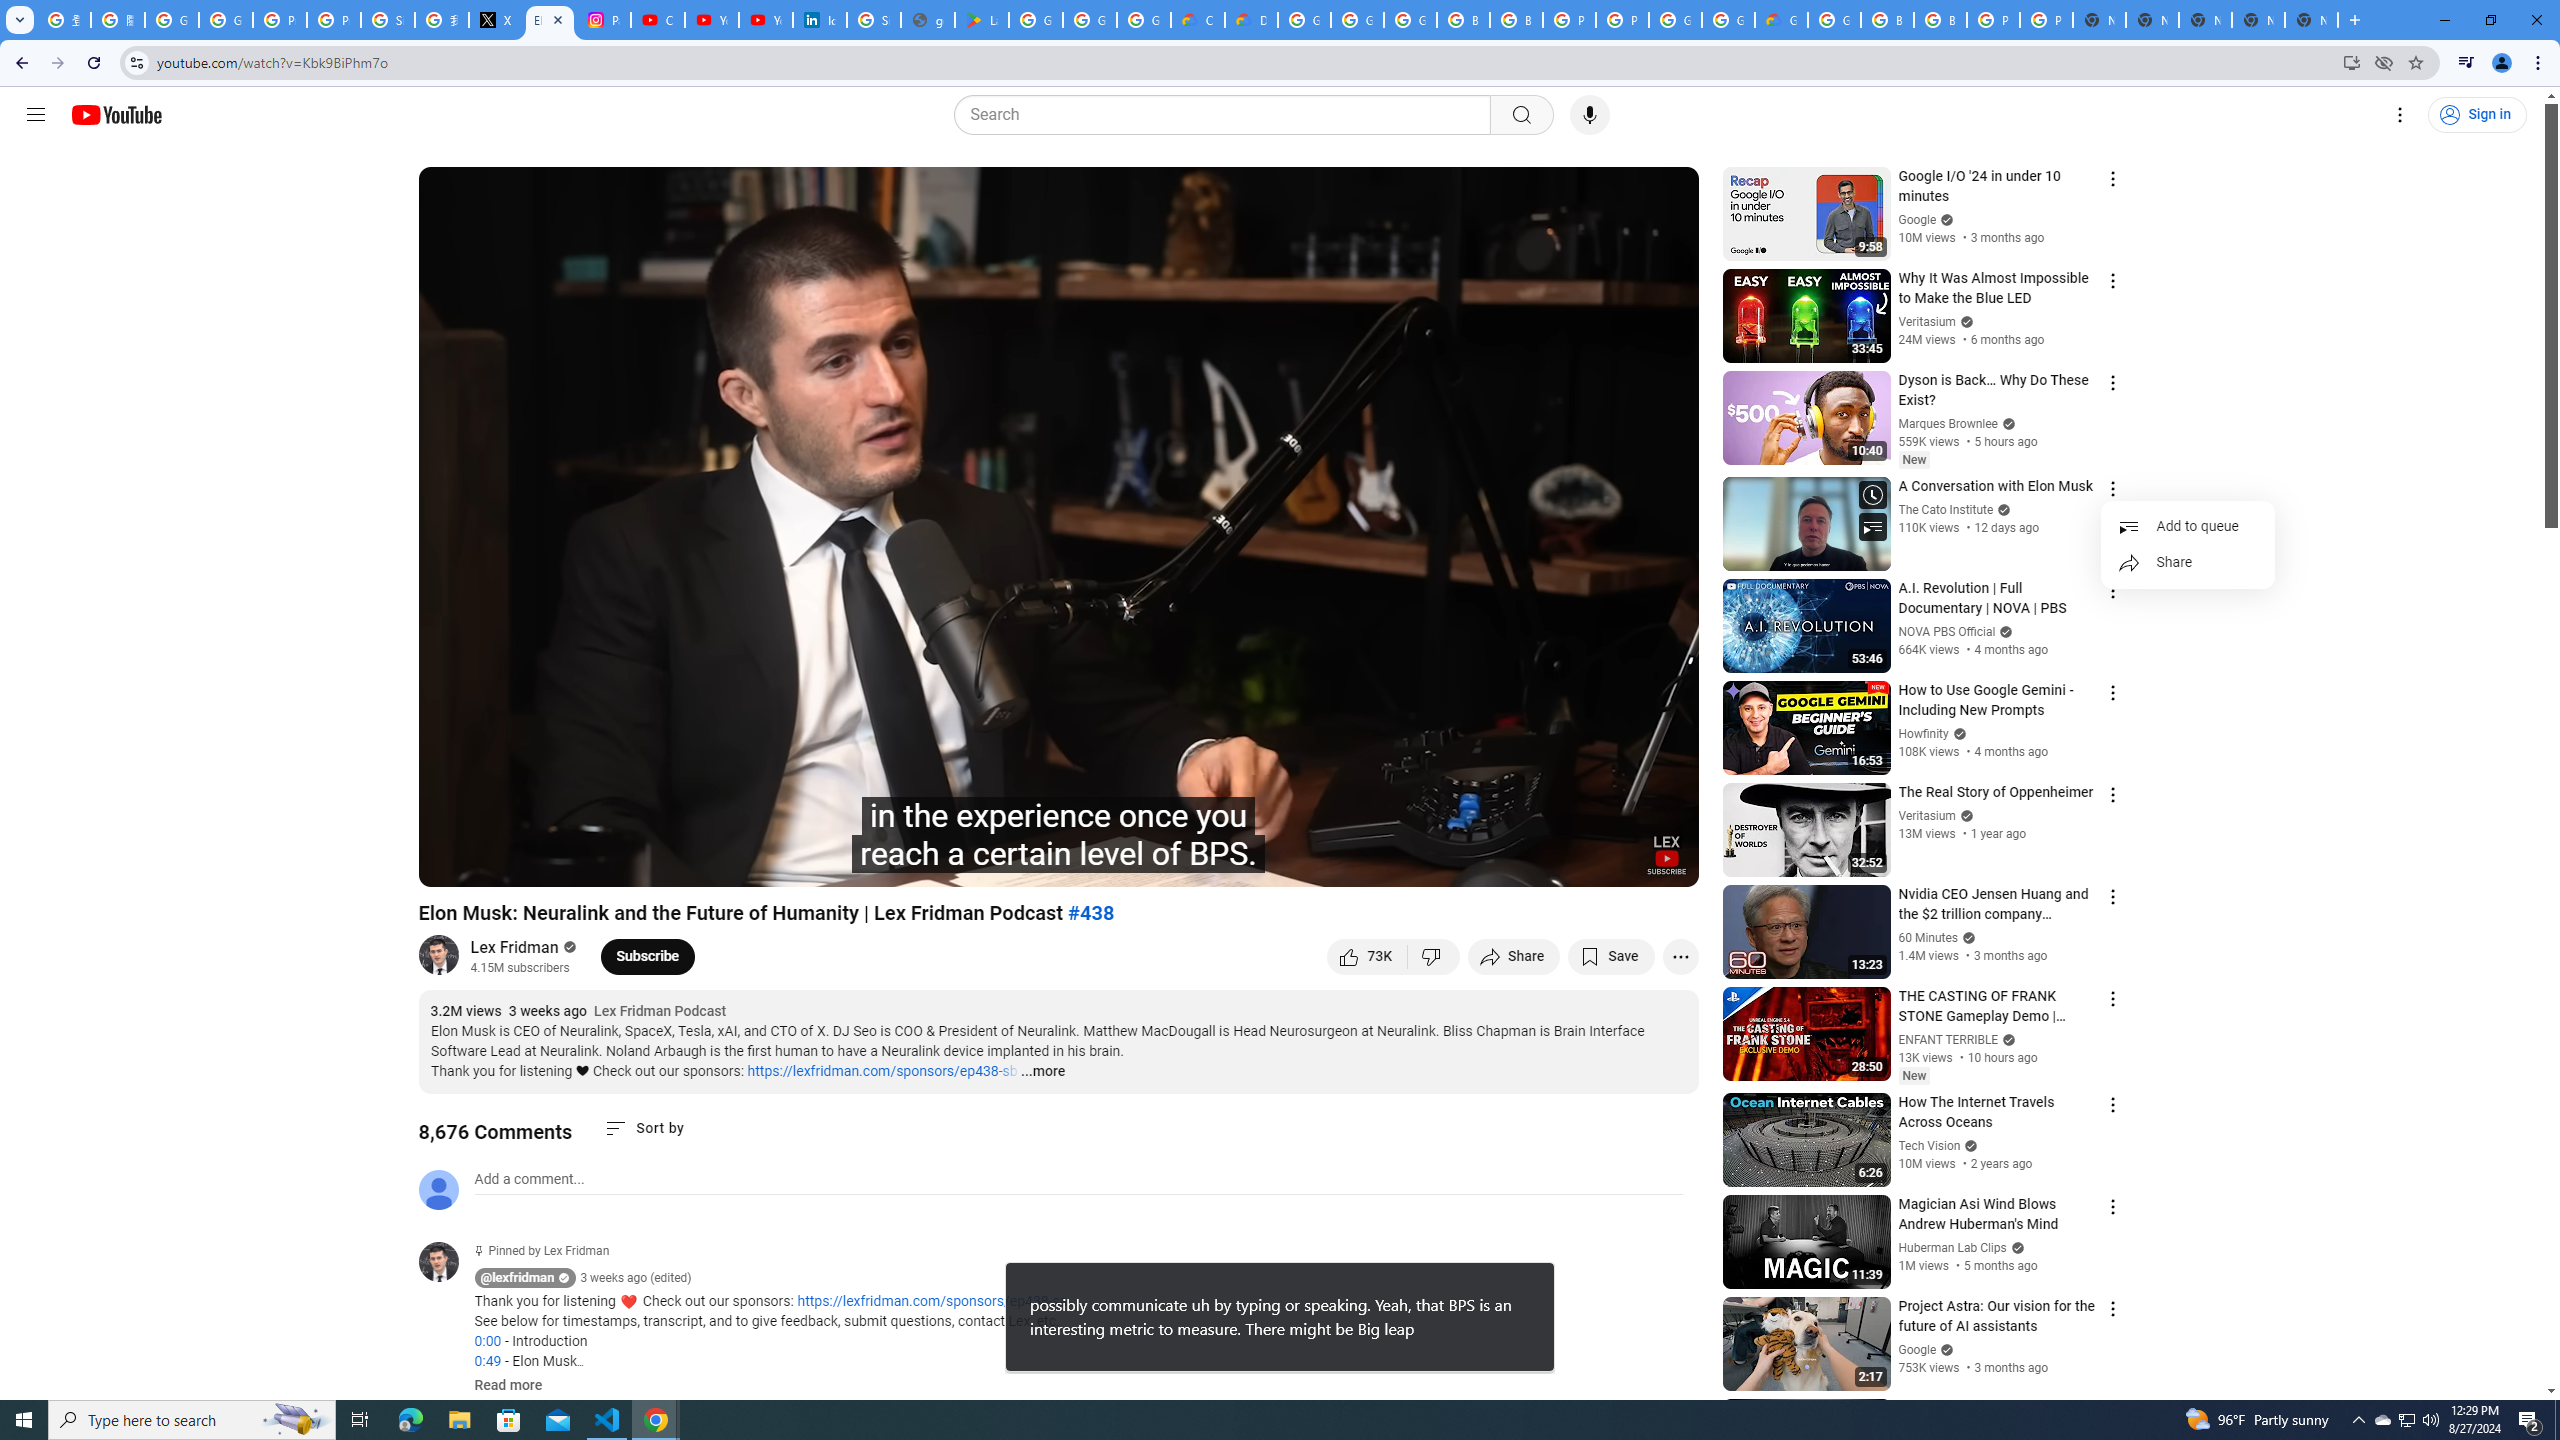 This screenshot has width=2560, height=1440. I want to click on '3 weeks ago (edited)', so click(635, 1278).